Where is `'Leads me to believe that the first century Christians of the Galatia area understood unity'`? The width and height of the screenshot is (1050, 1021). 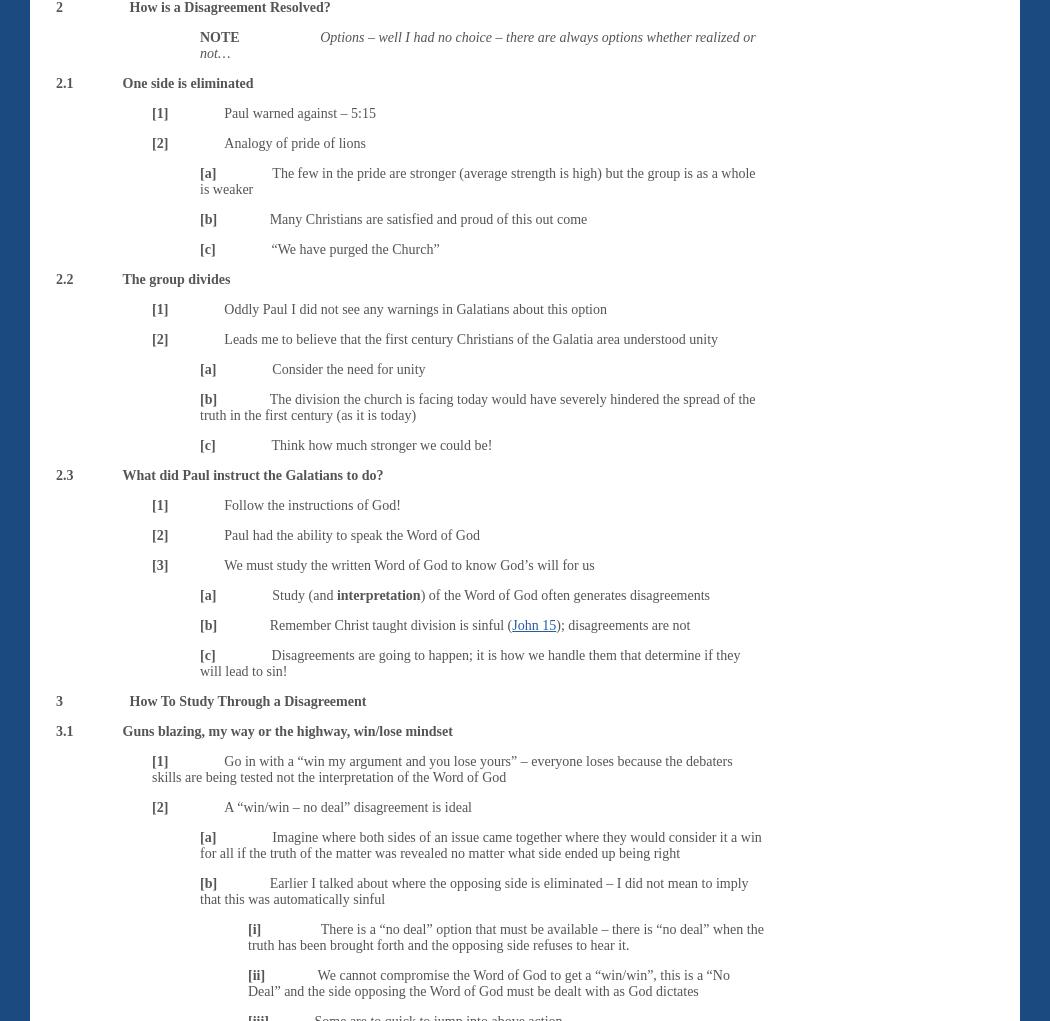 'Leads me to believe that the first century Christians of the Galatia area understood unity' is located at coordinates (471, 337).